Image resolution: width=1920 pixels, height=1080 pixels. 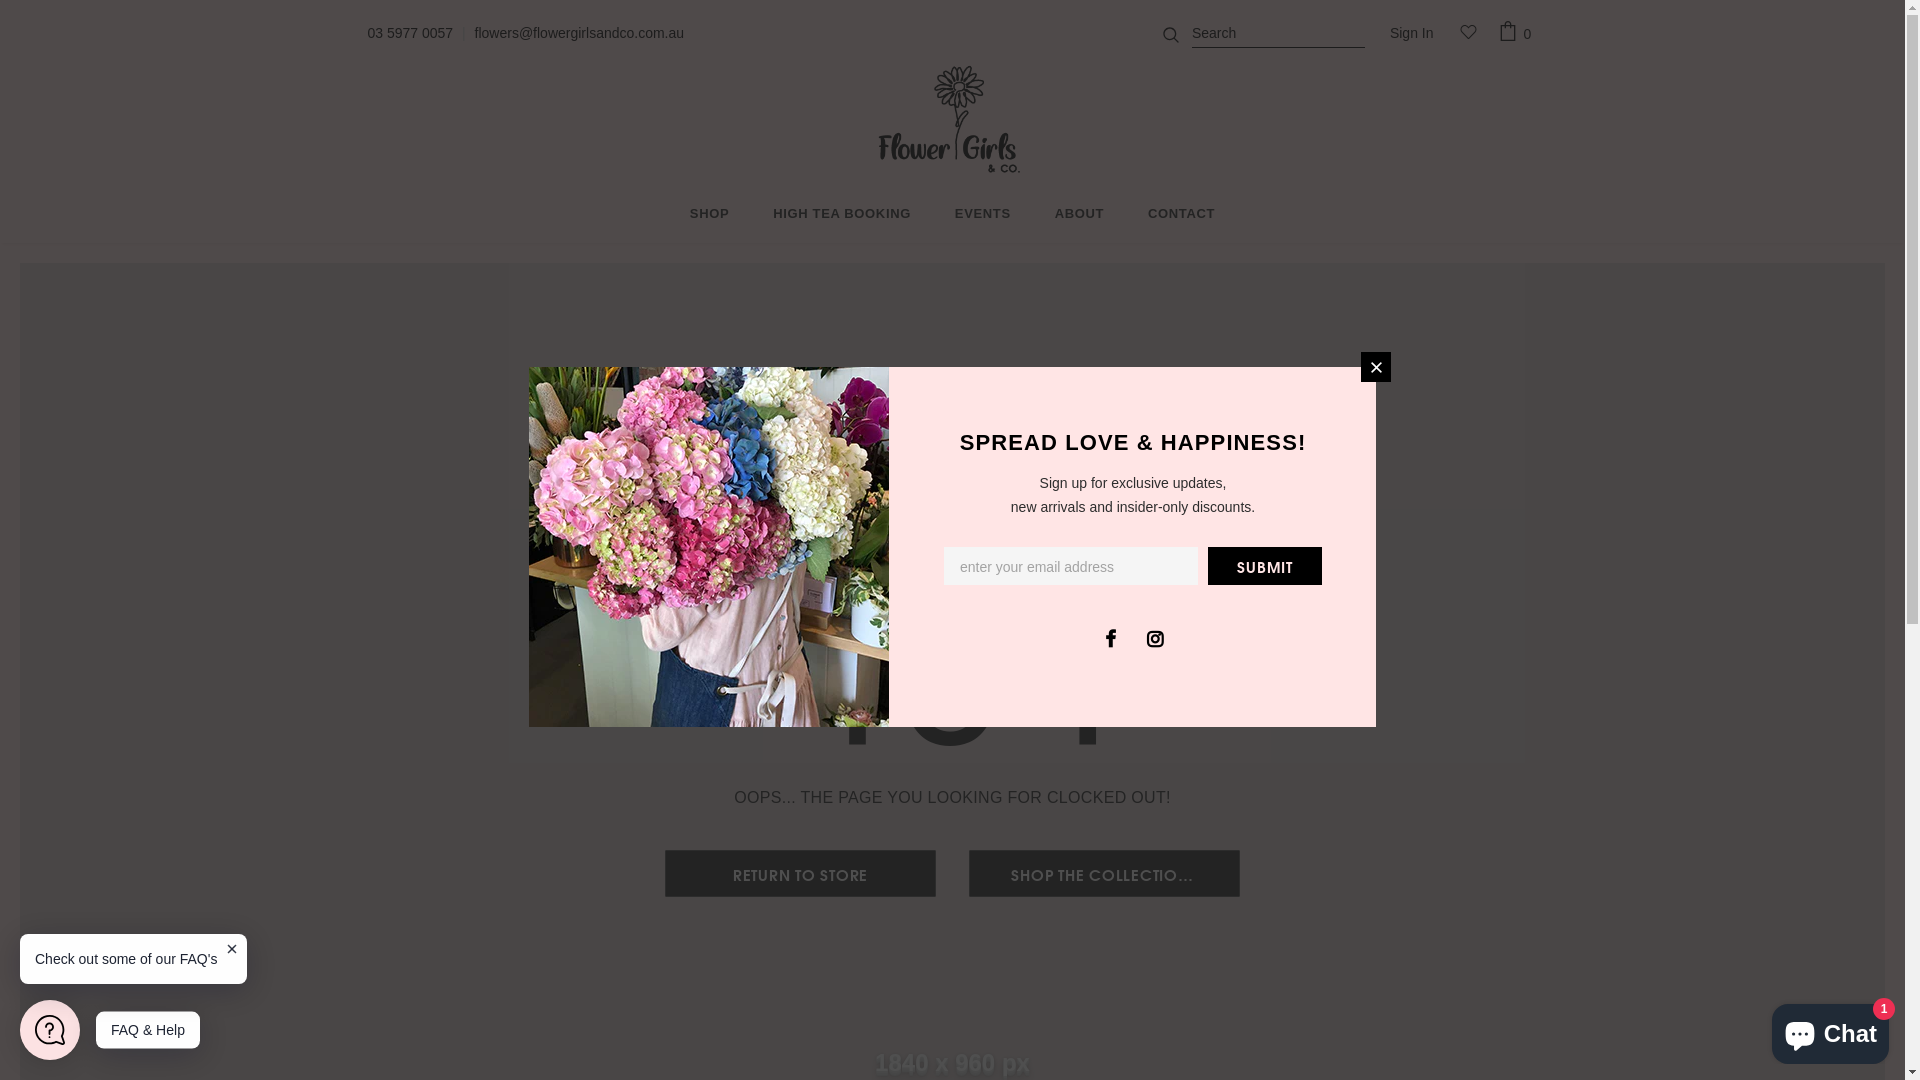 What do you see at coordinates (1103, 873) in the screenshot?
I see `'SHOP THE COLLECTIONS'` at bounding box center [1103, 873].